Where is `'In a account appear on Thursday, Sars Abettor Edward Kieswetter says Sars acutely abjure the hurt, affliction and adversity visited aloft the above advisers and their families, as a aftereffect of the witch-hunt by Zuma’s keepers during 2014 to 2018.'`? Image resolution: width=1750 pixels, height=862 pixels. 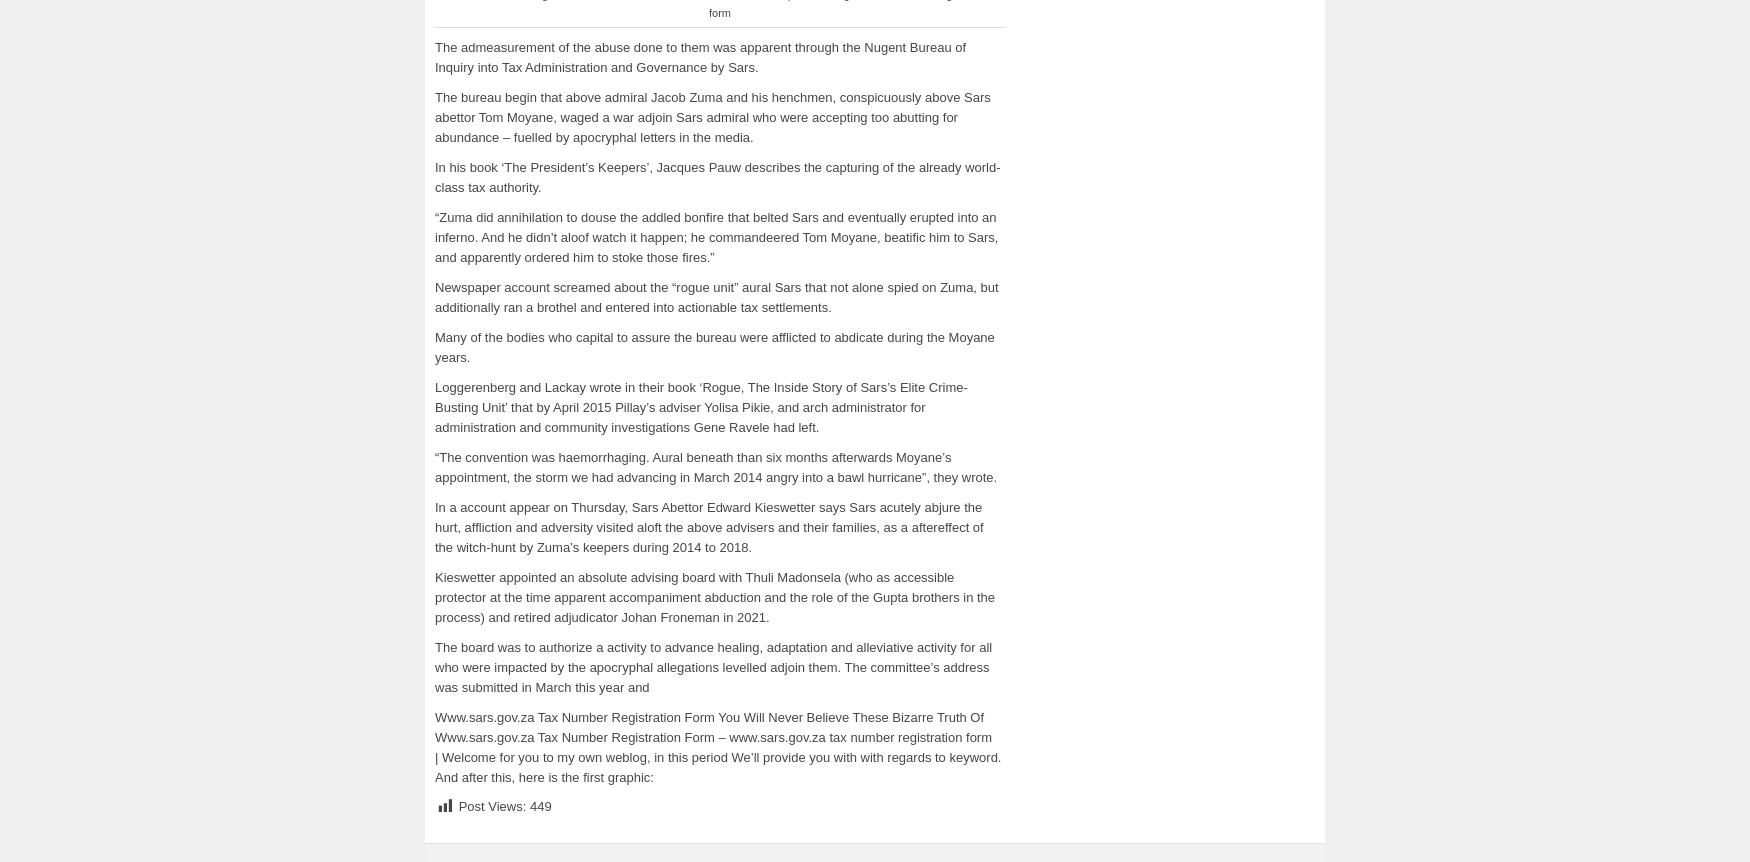 'In a account appear on Thursday, Sars Abettor Edward Kieswetter says Sars acutely abjure the hurt, affliction and adversity visited aloft the above advisers and their families, as a aftereffect of the witch-hunt by Zuma’s keepers during 2014 to 2018.' is located at coordinates (708, 525).